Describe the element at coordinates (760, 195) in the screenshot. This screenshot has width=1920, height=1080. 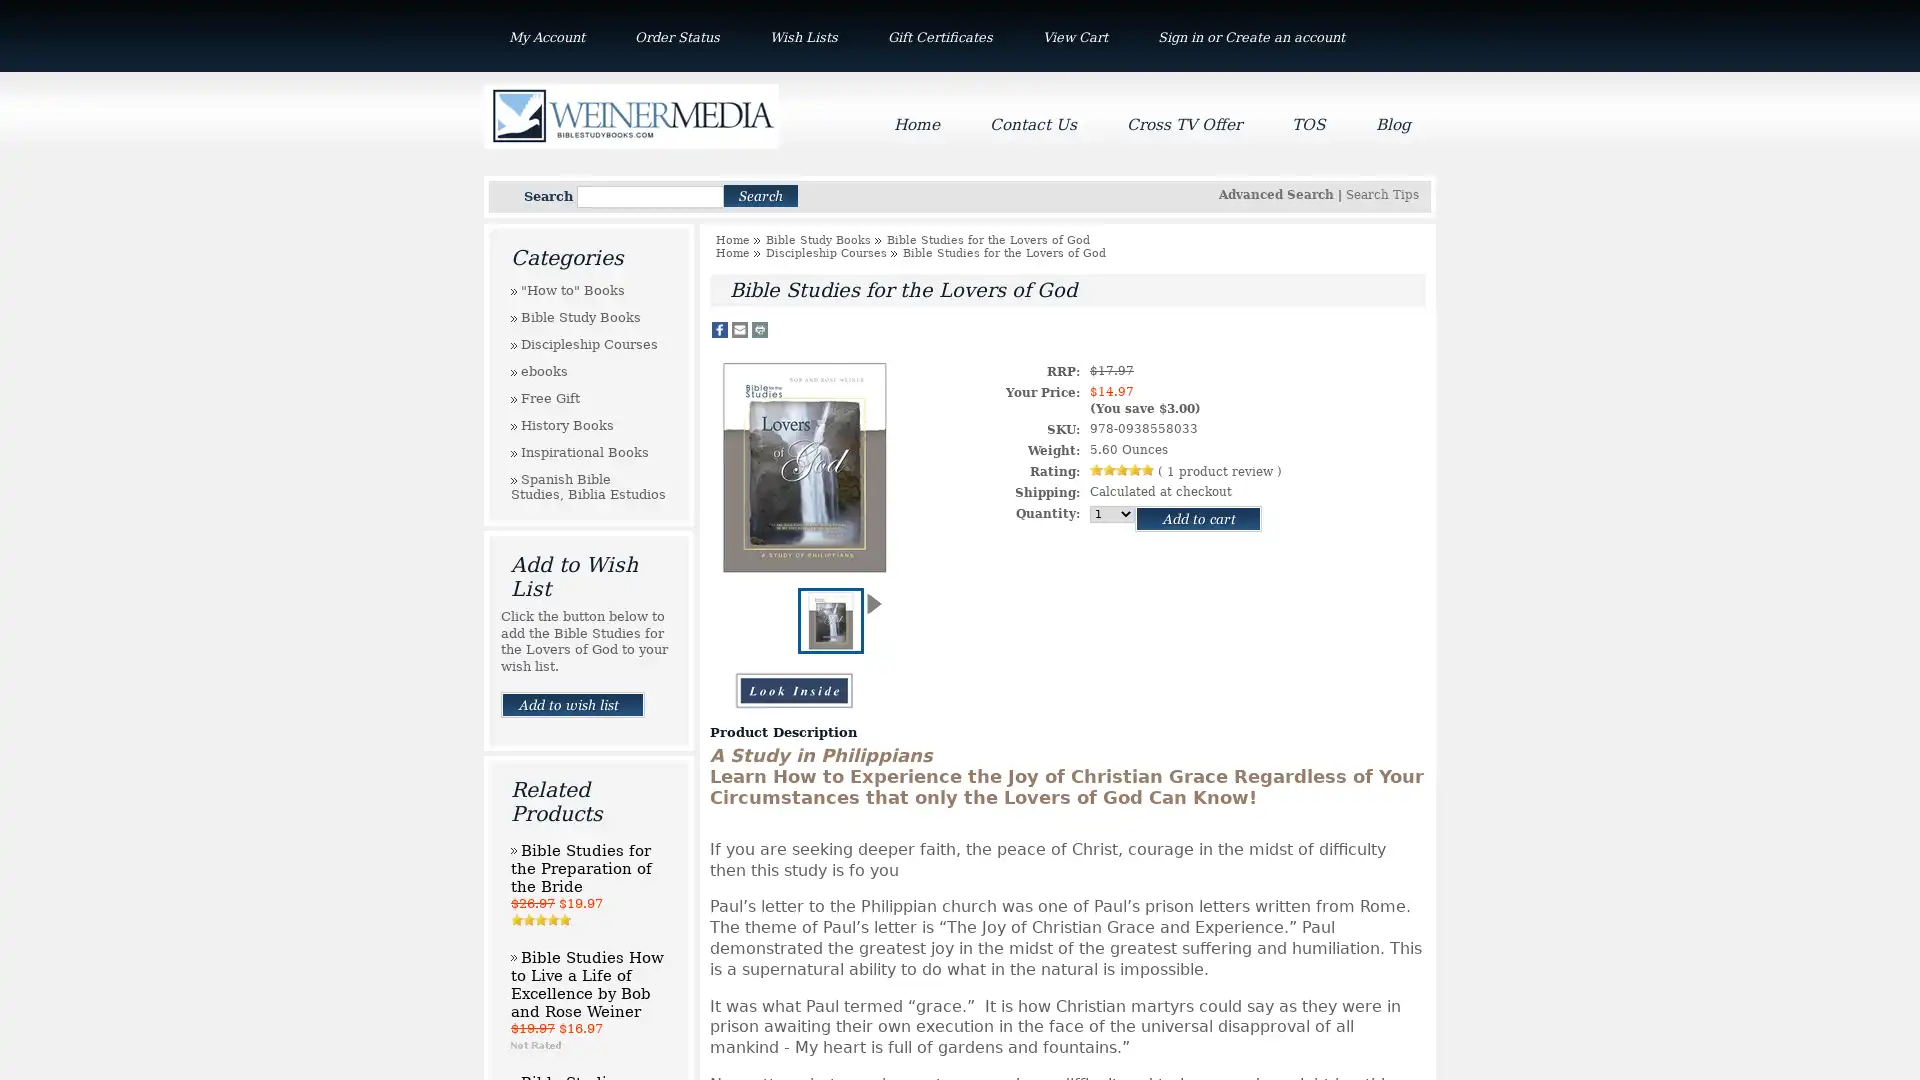
I see `Submit` at that location.